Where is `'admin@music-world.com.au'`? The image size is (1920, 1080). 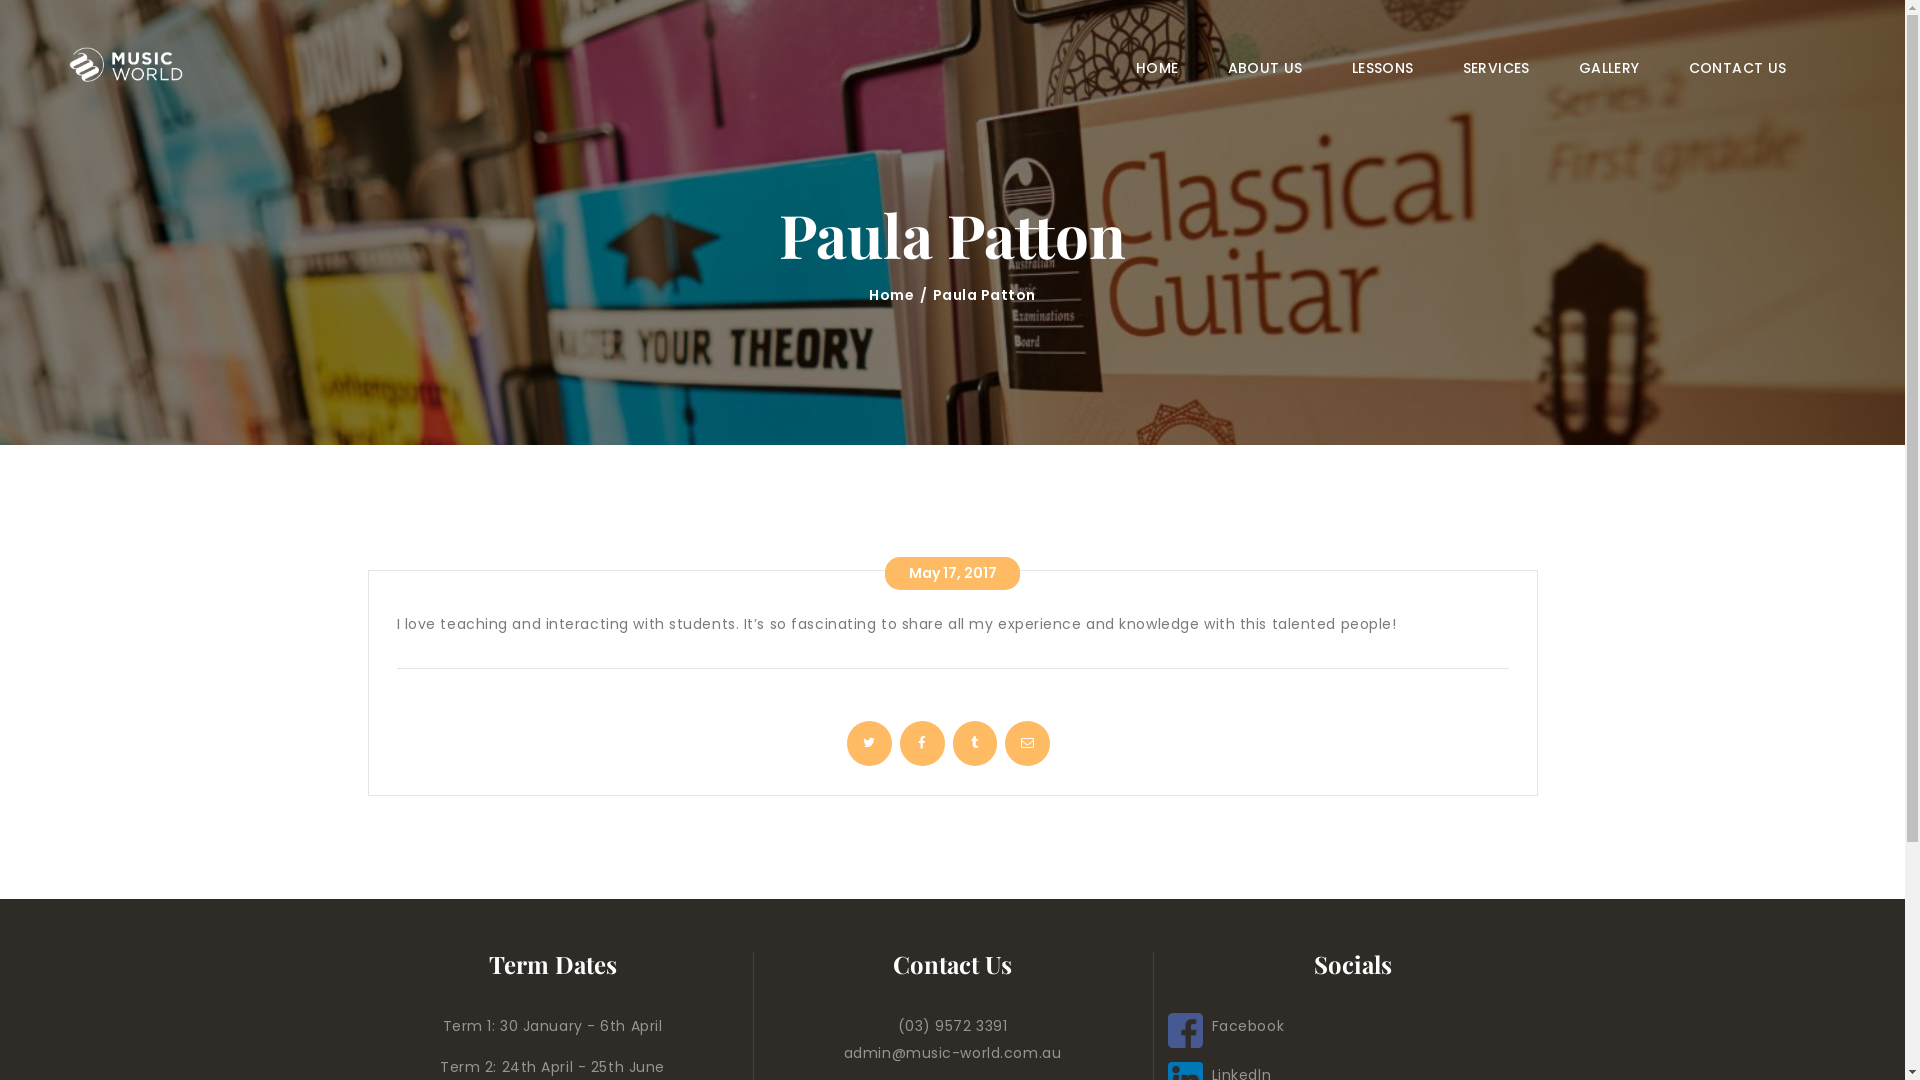 'admin@music-world.com.au' is located at coordinates (951, 1052).